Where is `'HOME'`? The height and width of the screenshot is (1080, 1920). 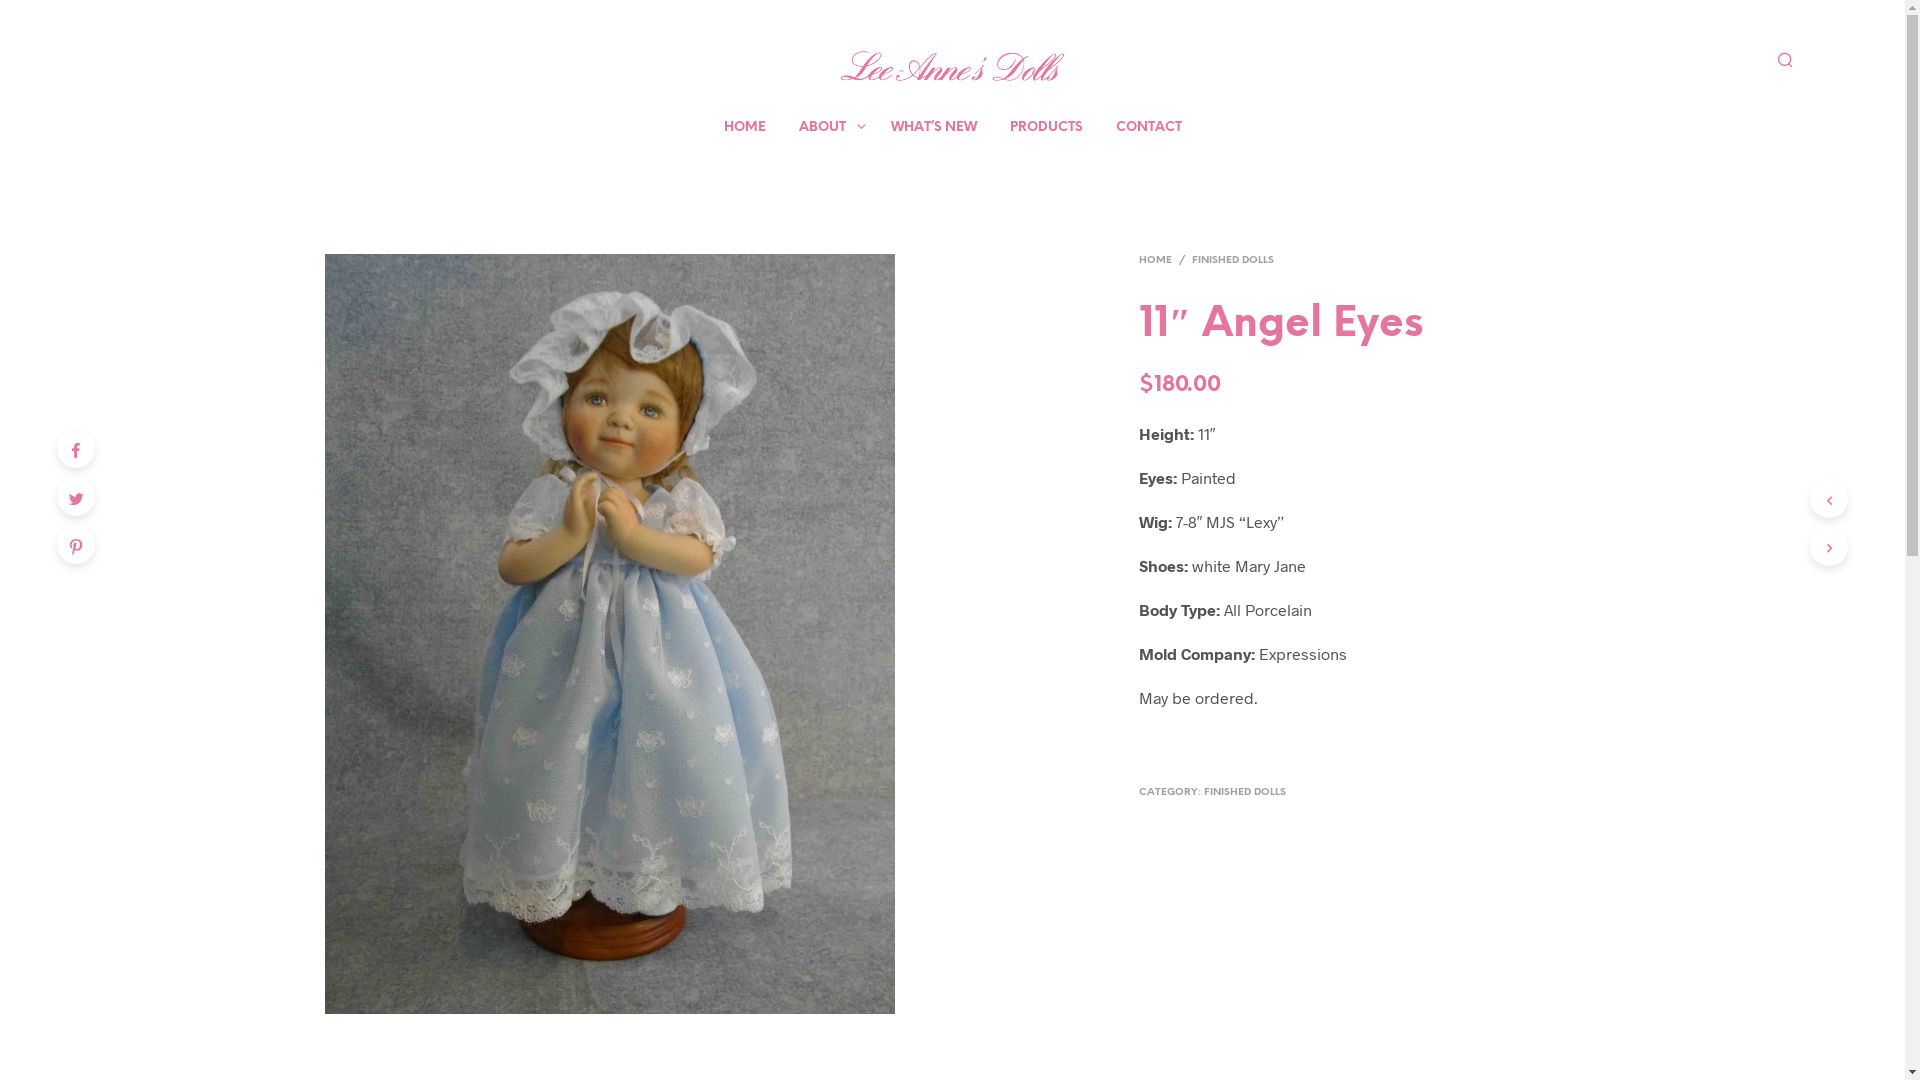
'HOME' is located at coordinates (1158, 259).